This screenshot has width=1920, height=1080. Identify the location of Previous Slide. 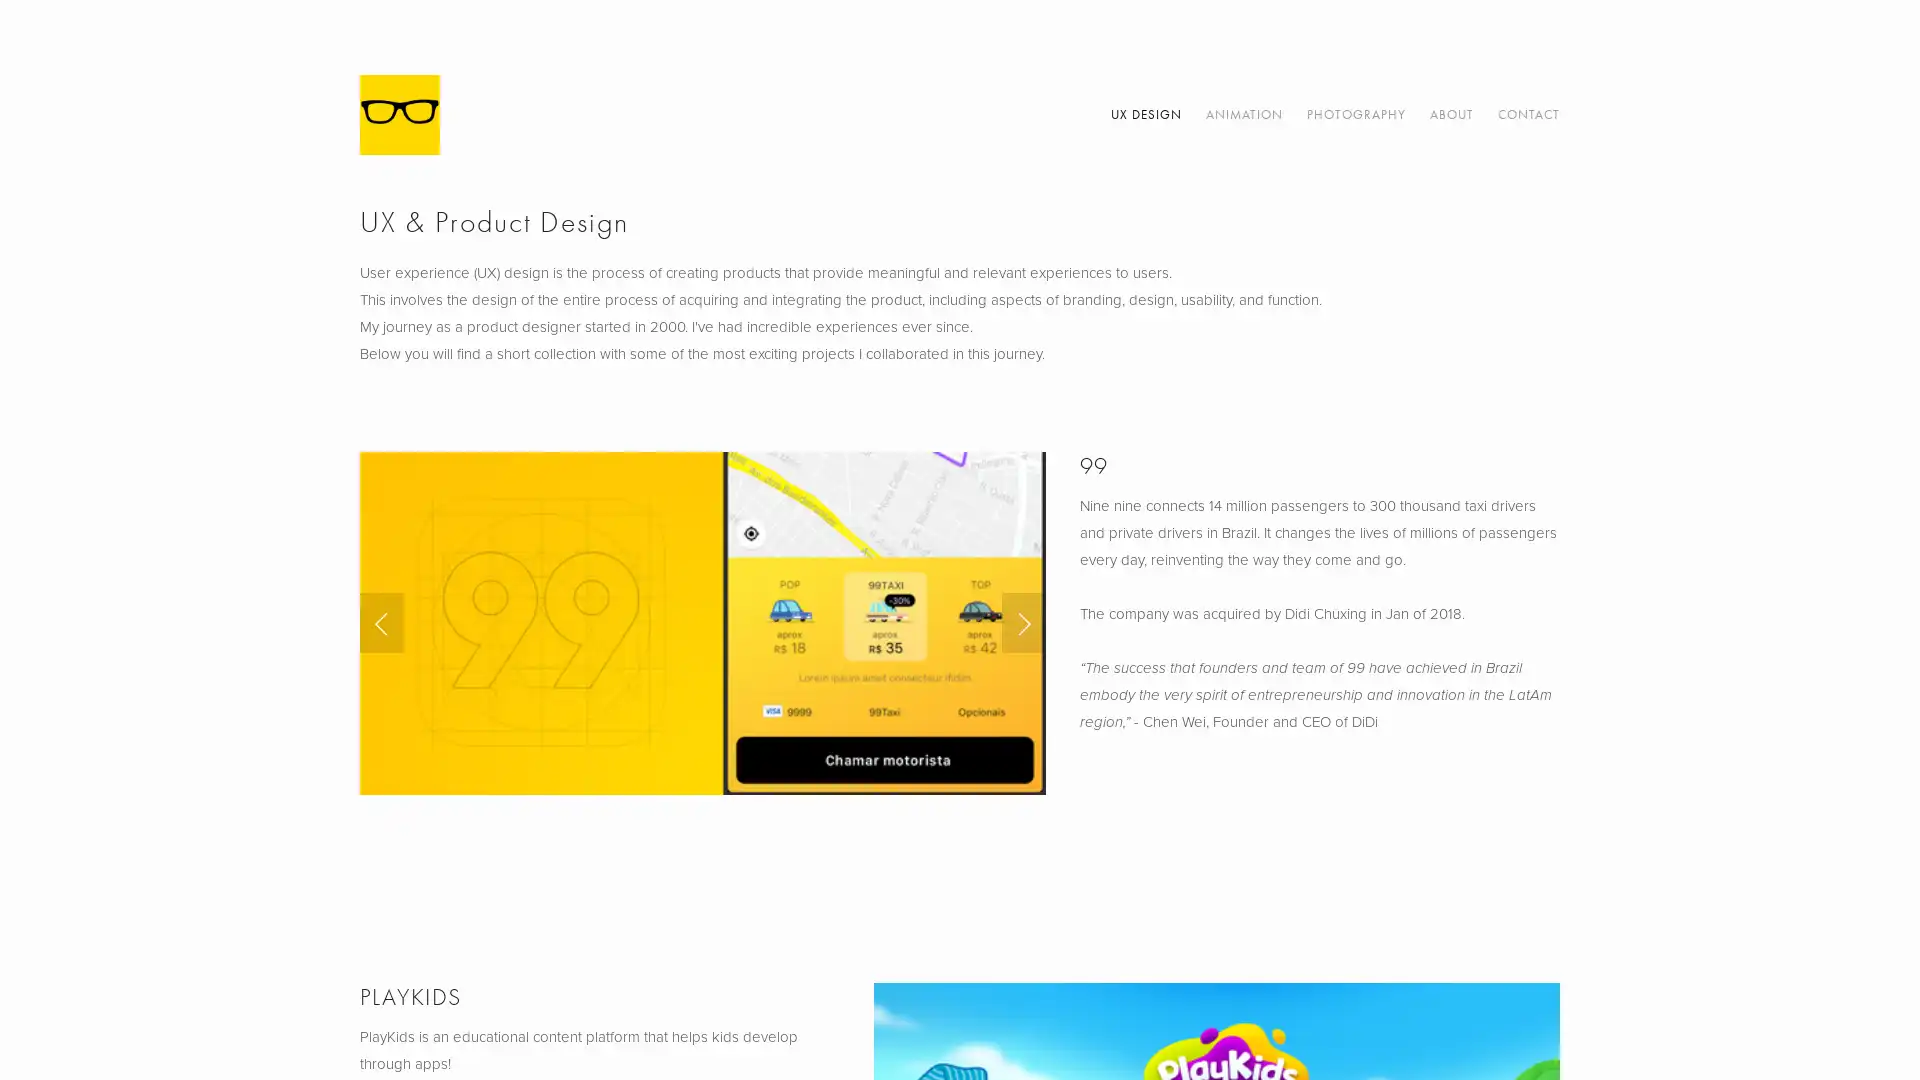
(382, 622).